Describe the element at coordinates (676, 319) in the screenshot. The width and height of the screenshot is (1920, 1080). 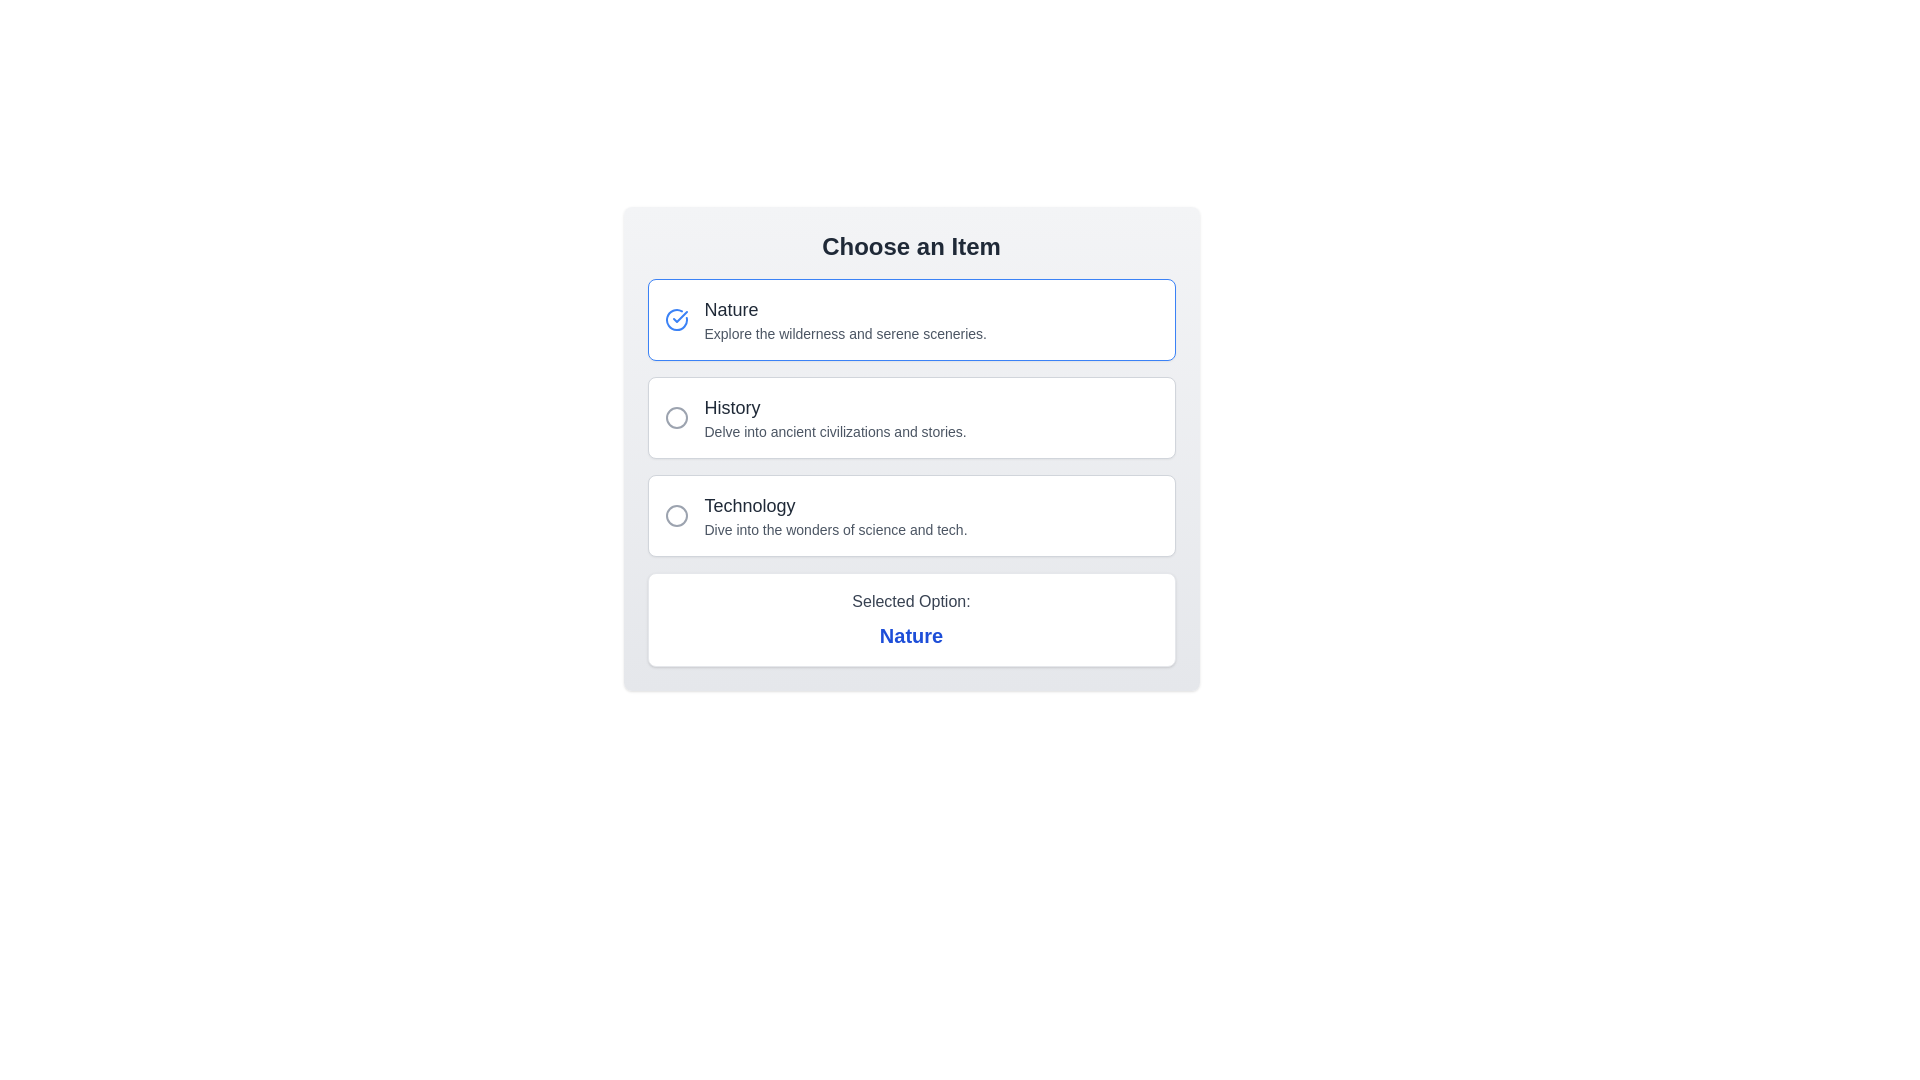
I see `the blue circular checkmark icon located to the left of the text 'Nature', which is horizontally aligned with the title` at that location.